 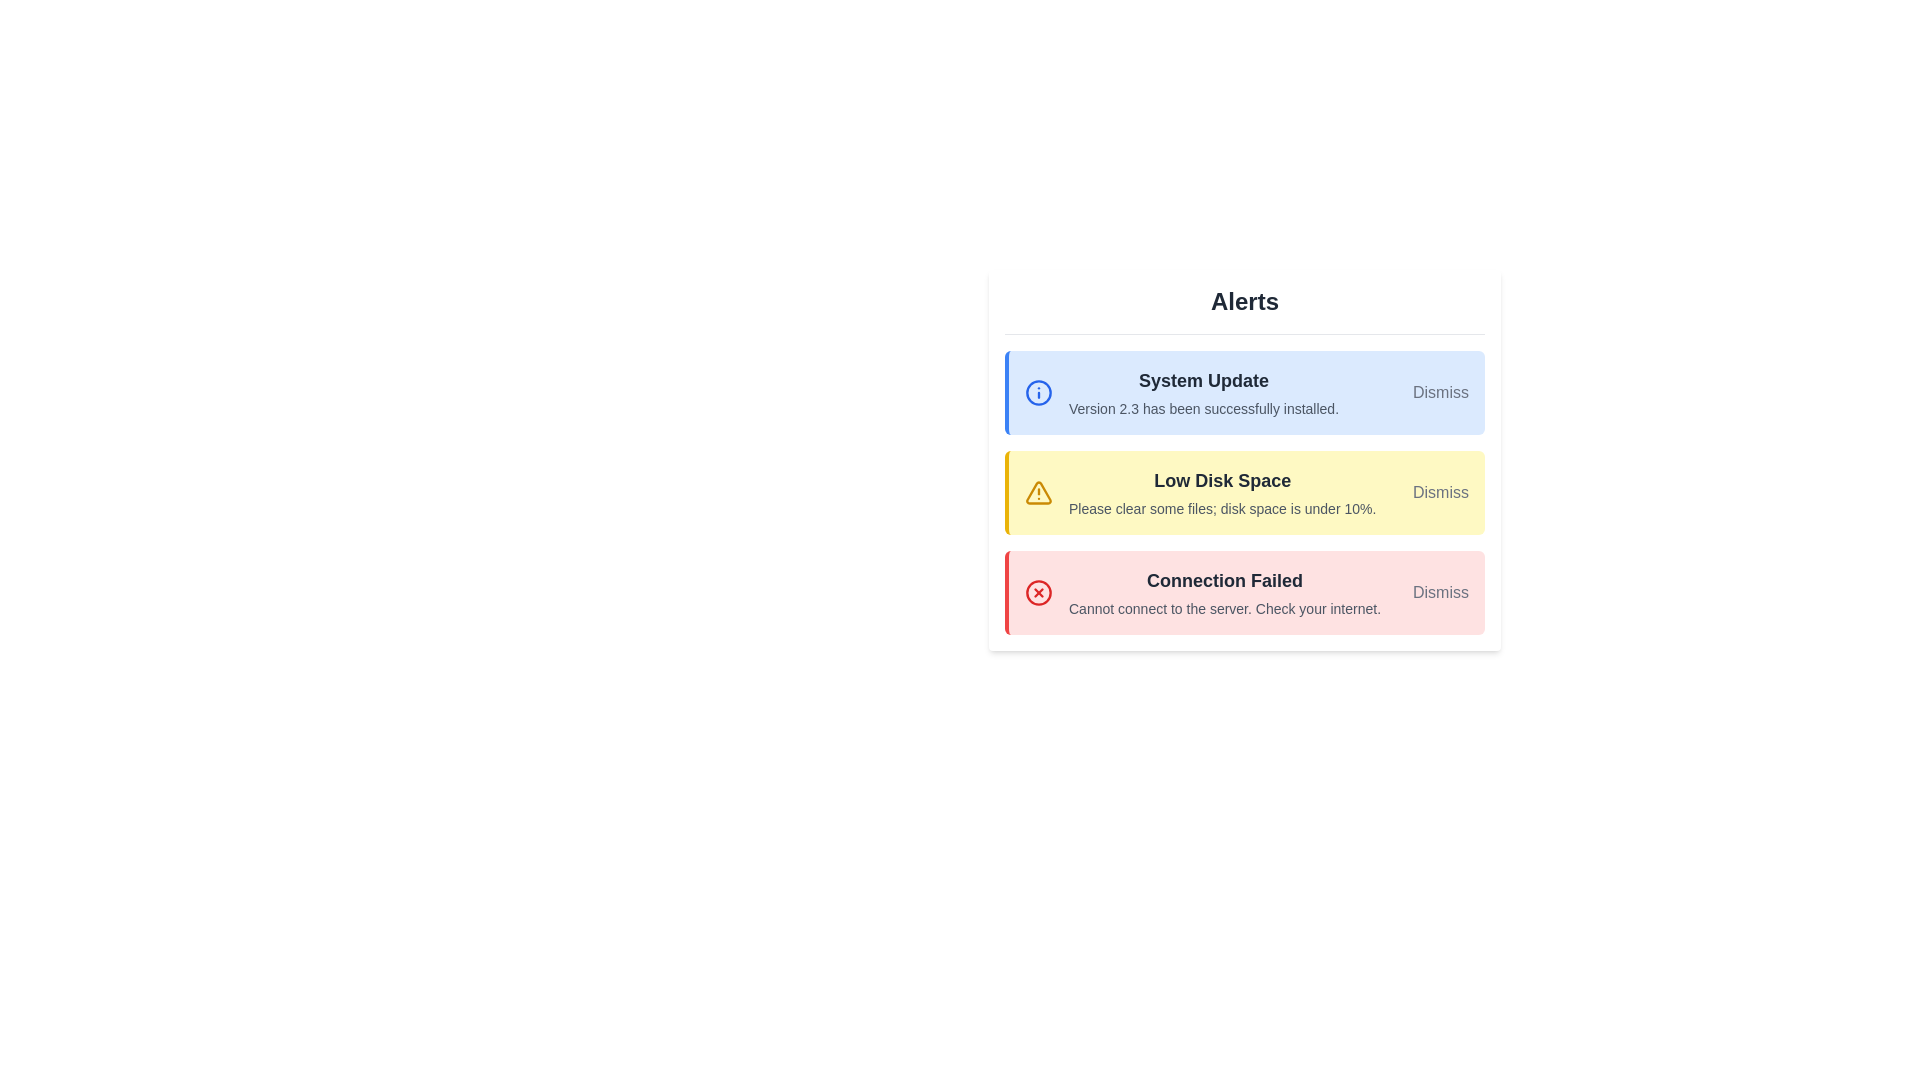 What do you see at coordinates (1221, 493) in the screenshot?
I see `the Notification banner text displaying 'Low Disk Space' with a light yellow background, which contains a title and description indicating low disk space status` at bounding box center [1221, 493].